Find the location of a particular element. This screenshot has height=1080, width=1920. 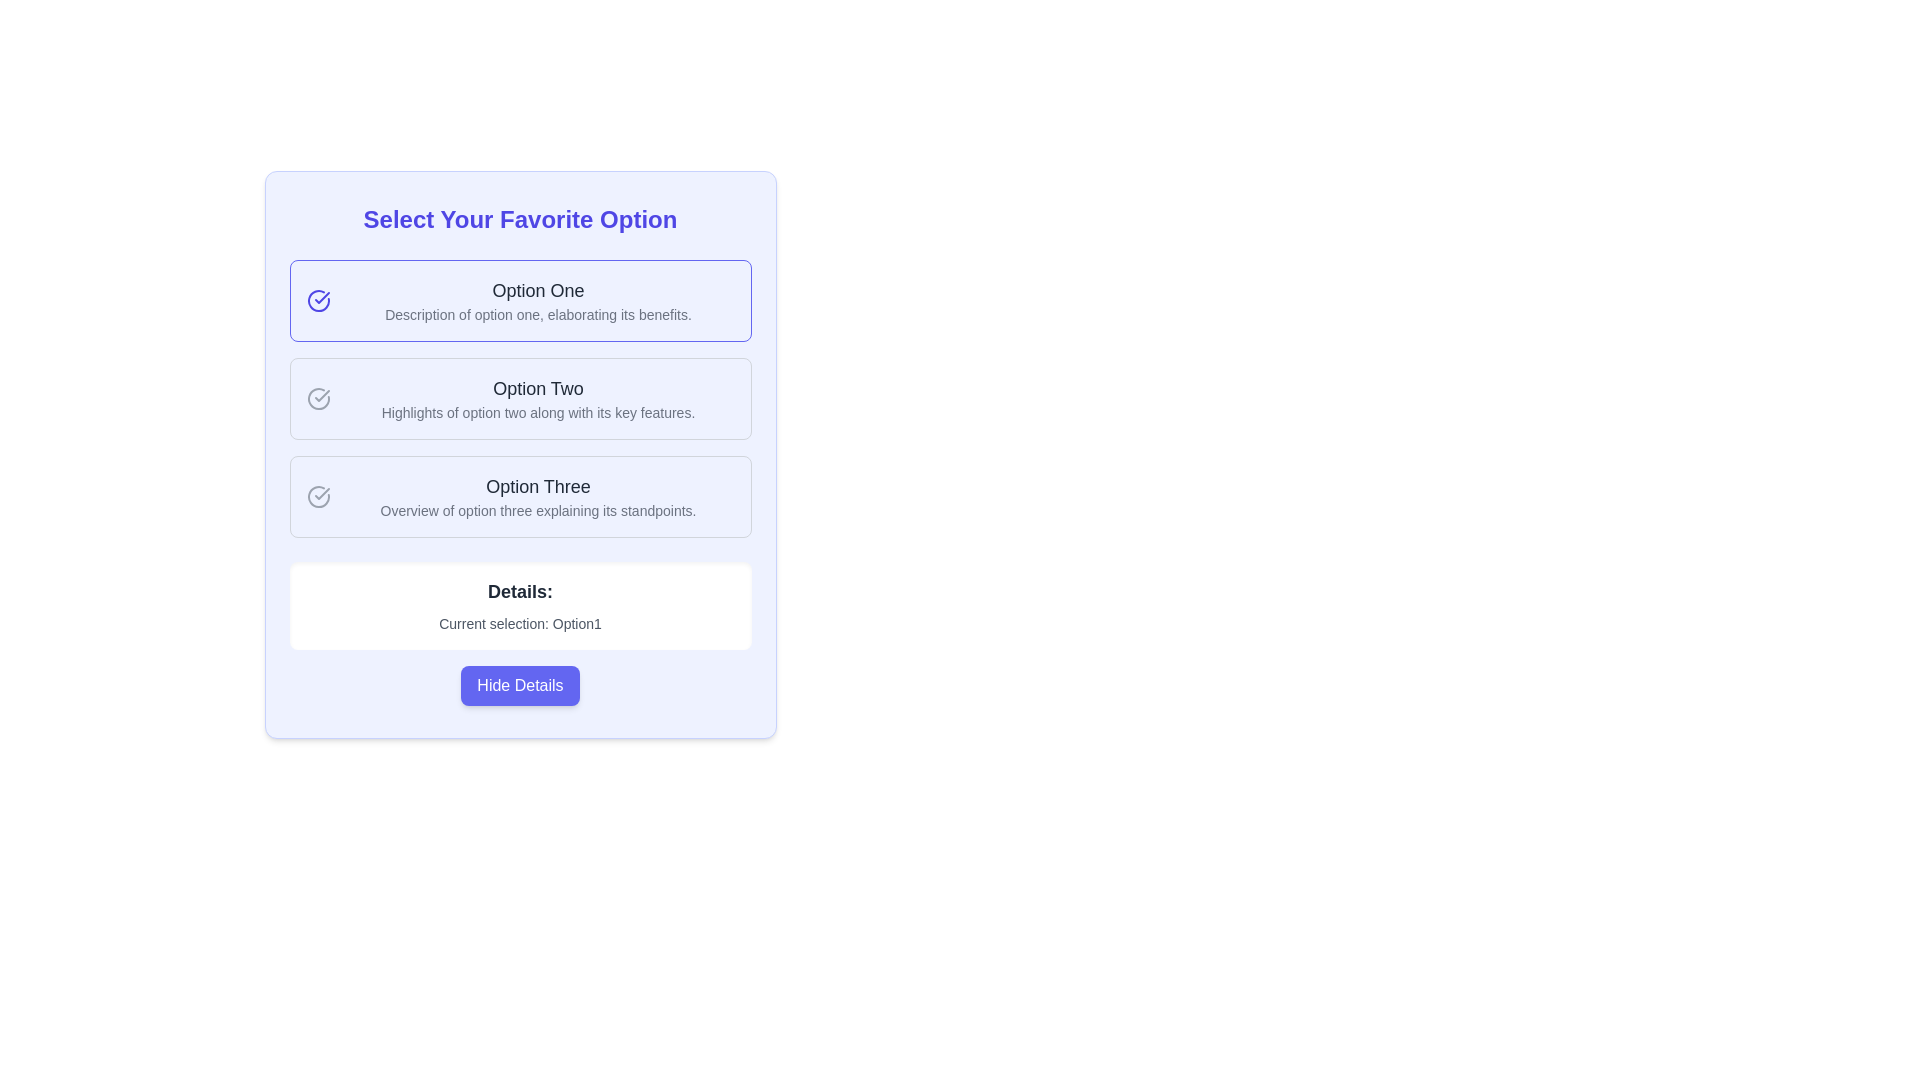

the text label serving as a header for the section, which is located above the 'Current selection: Option1' text in the panel is located at coordinates (520, 590).